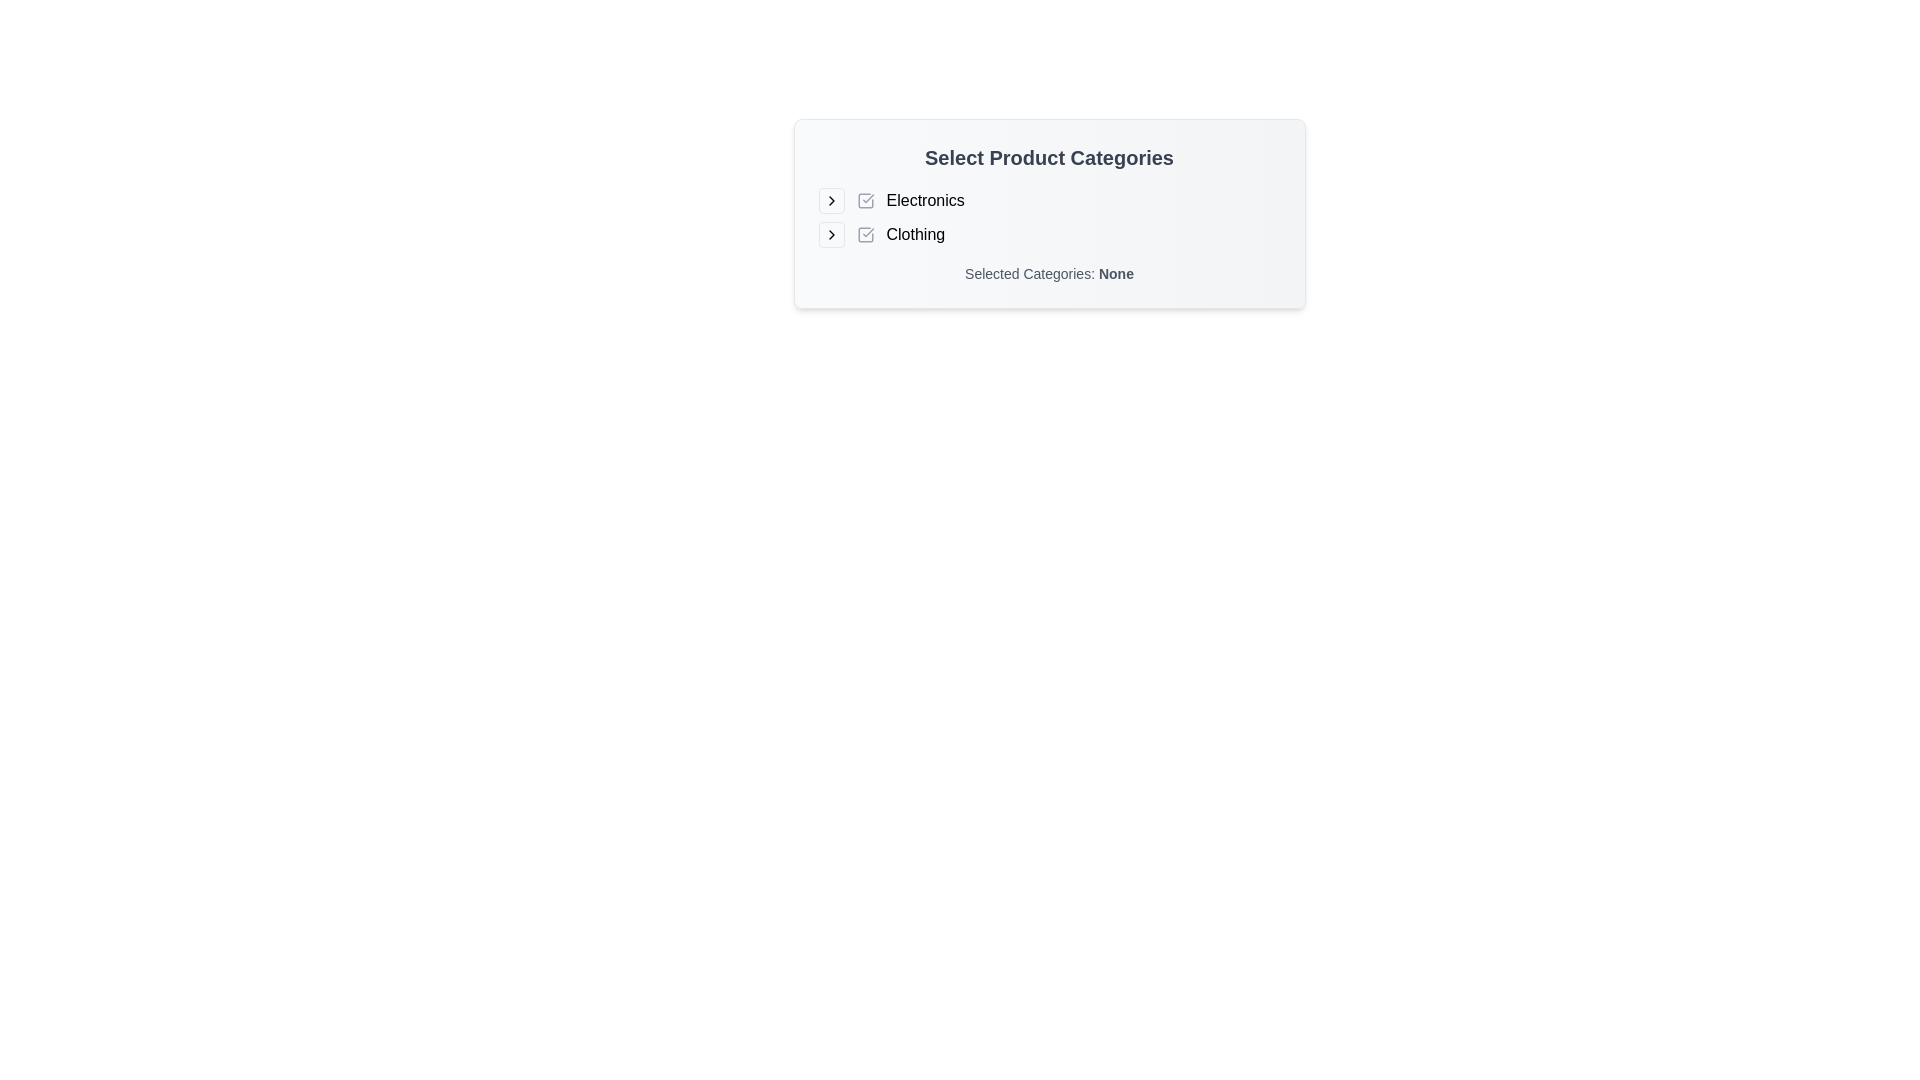  I want to click on the checkbox associated with the 'Clothing' category in the product listing interface, so click(1048, 234).